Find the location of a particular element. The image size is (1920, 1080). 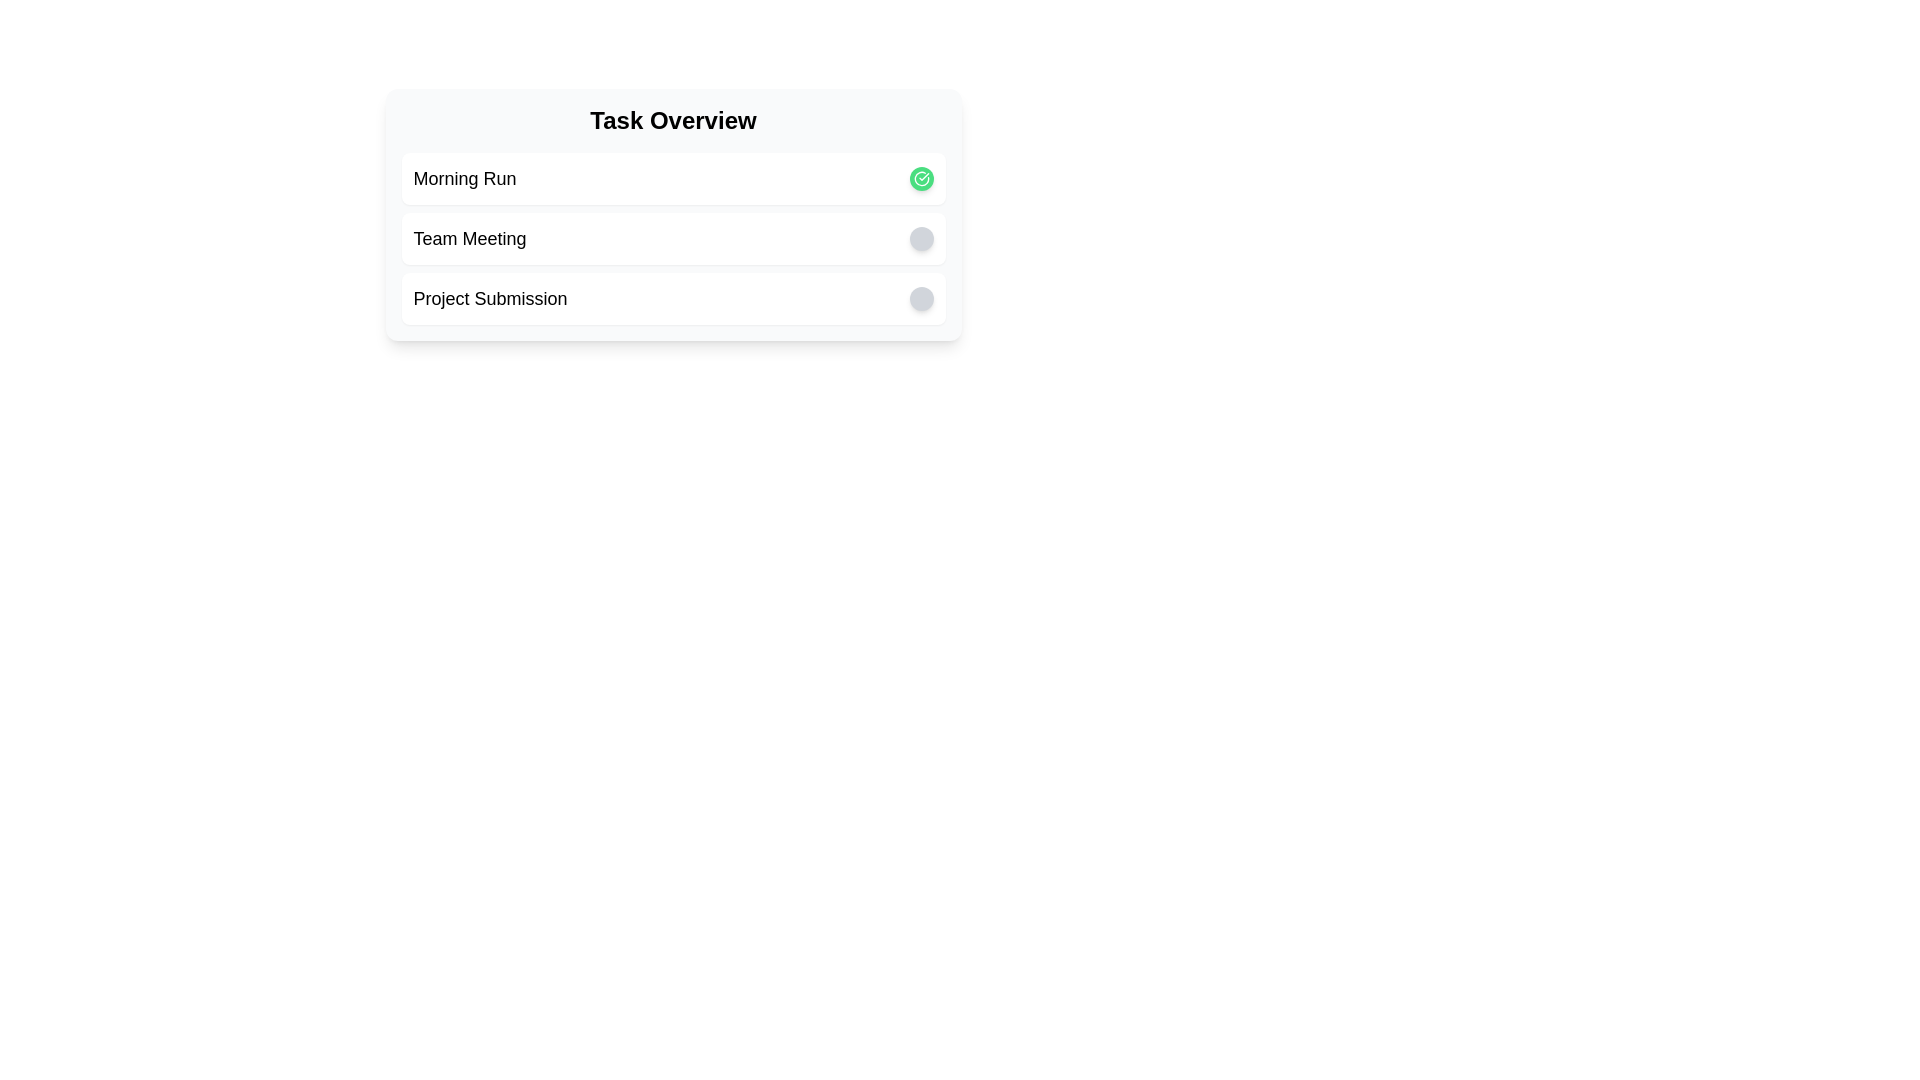

the button located at the far right of the 'Team Meeting' card is located at coordinates (920, 238).